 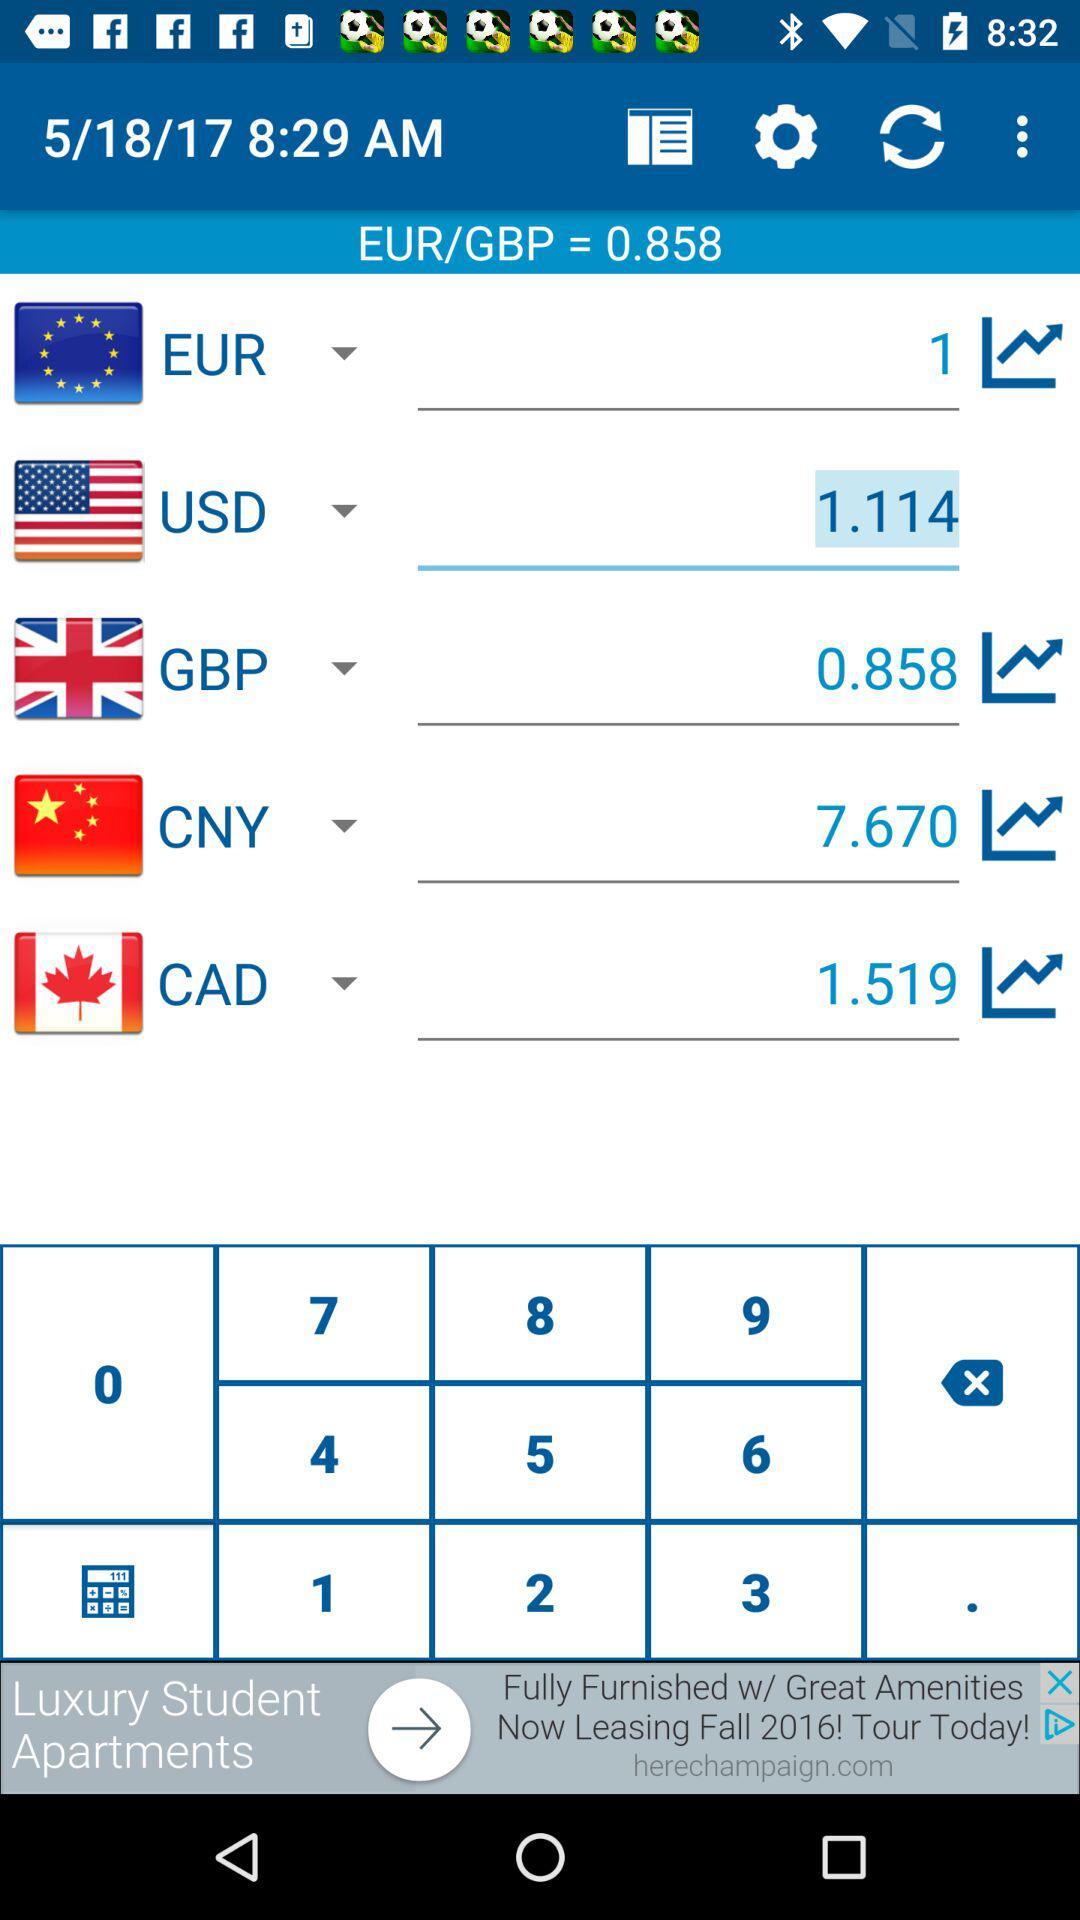 I want to click on chart, so click(x=1022, y=667).